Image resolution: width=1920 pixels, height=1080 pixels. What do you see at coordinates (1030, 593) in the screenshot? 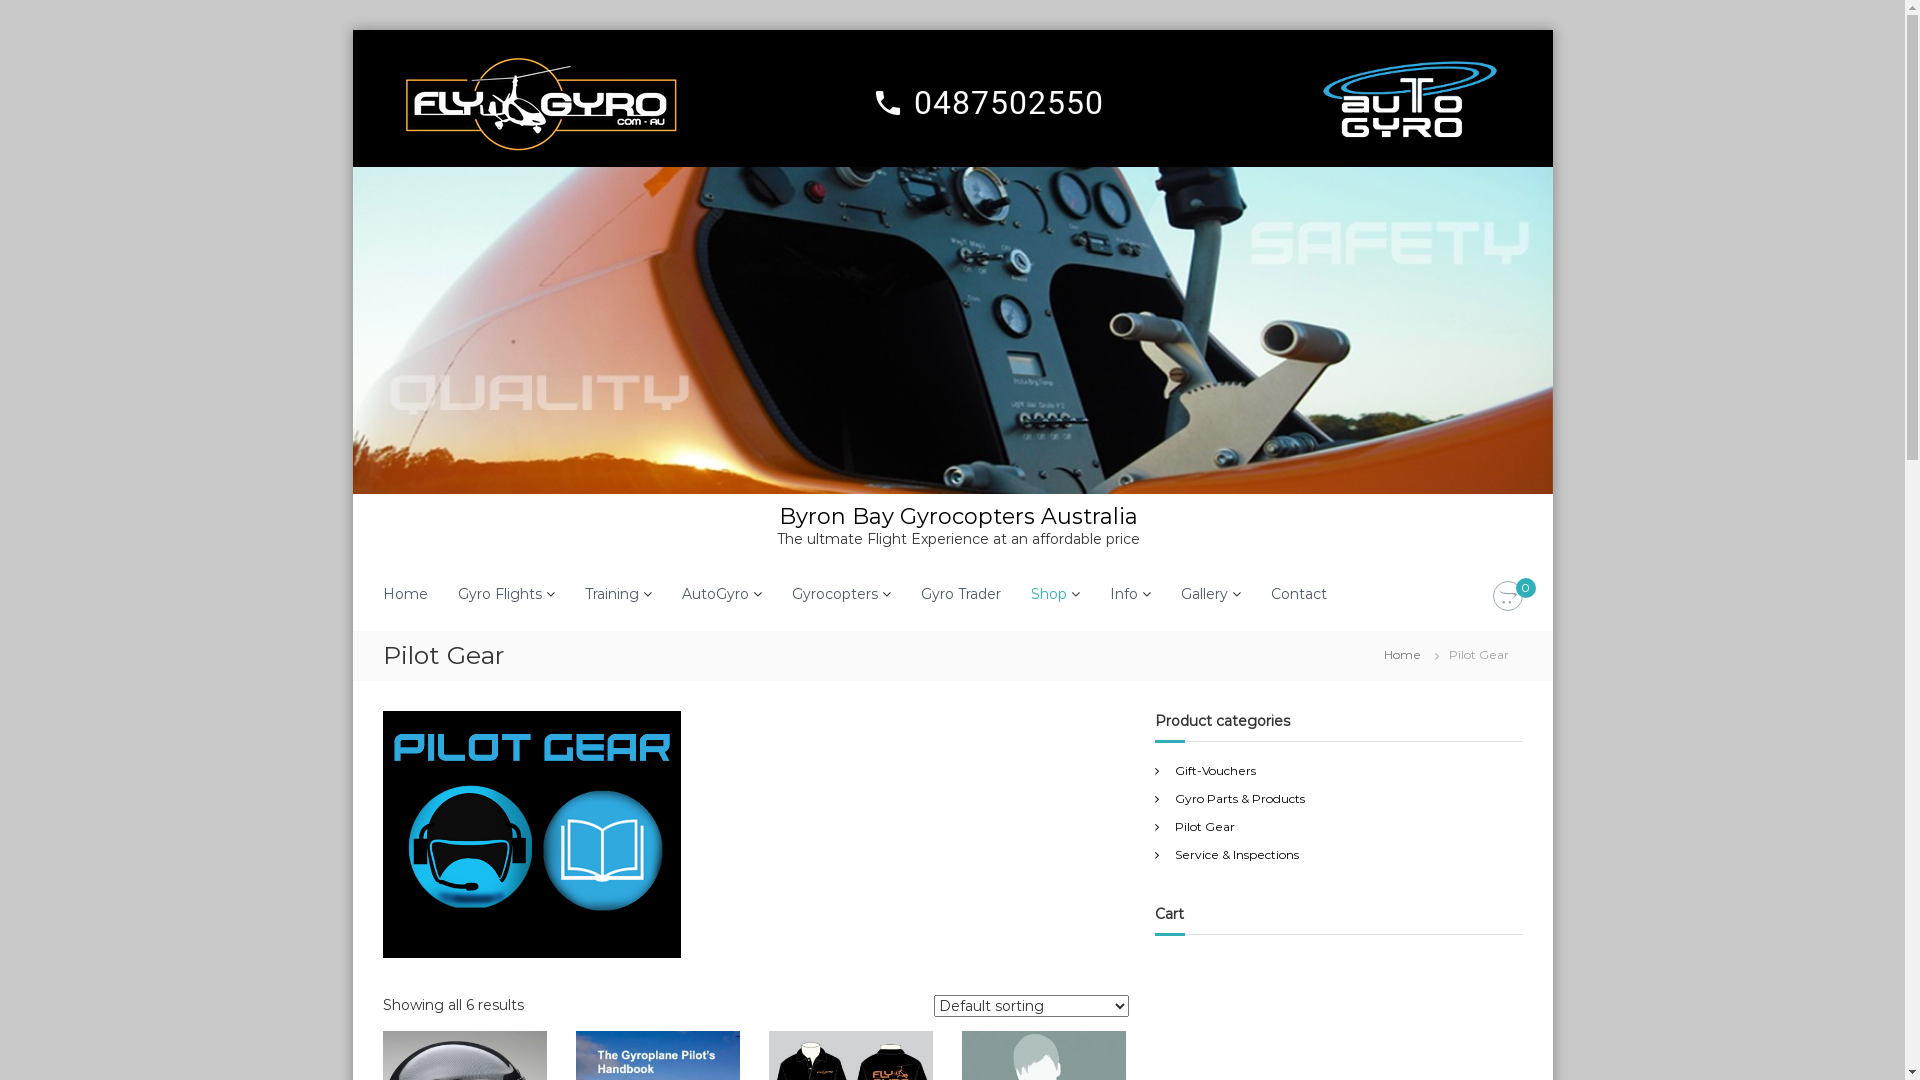
I see `'Shop'` at bounding box center [1030, 593].